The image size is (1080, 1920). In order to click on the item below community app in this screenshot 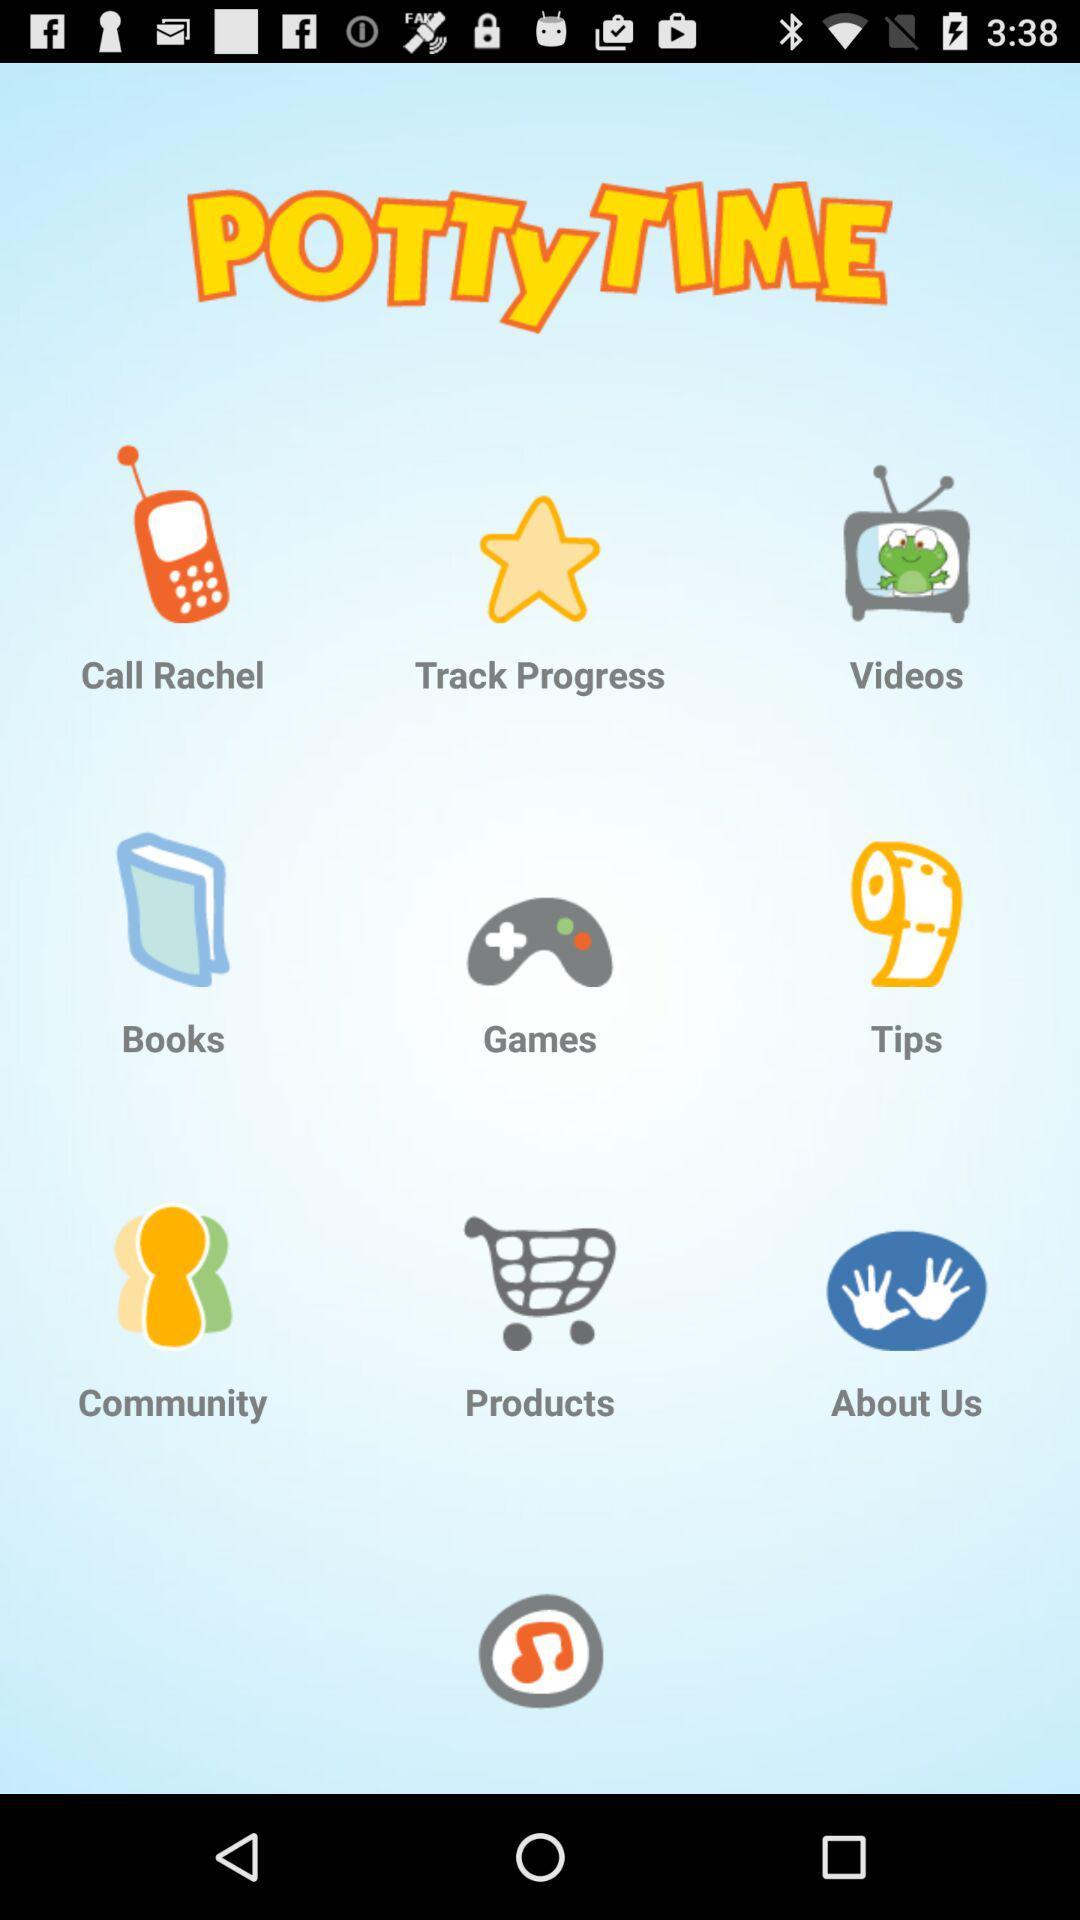, I will do `click(540, 1649)`.